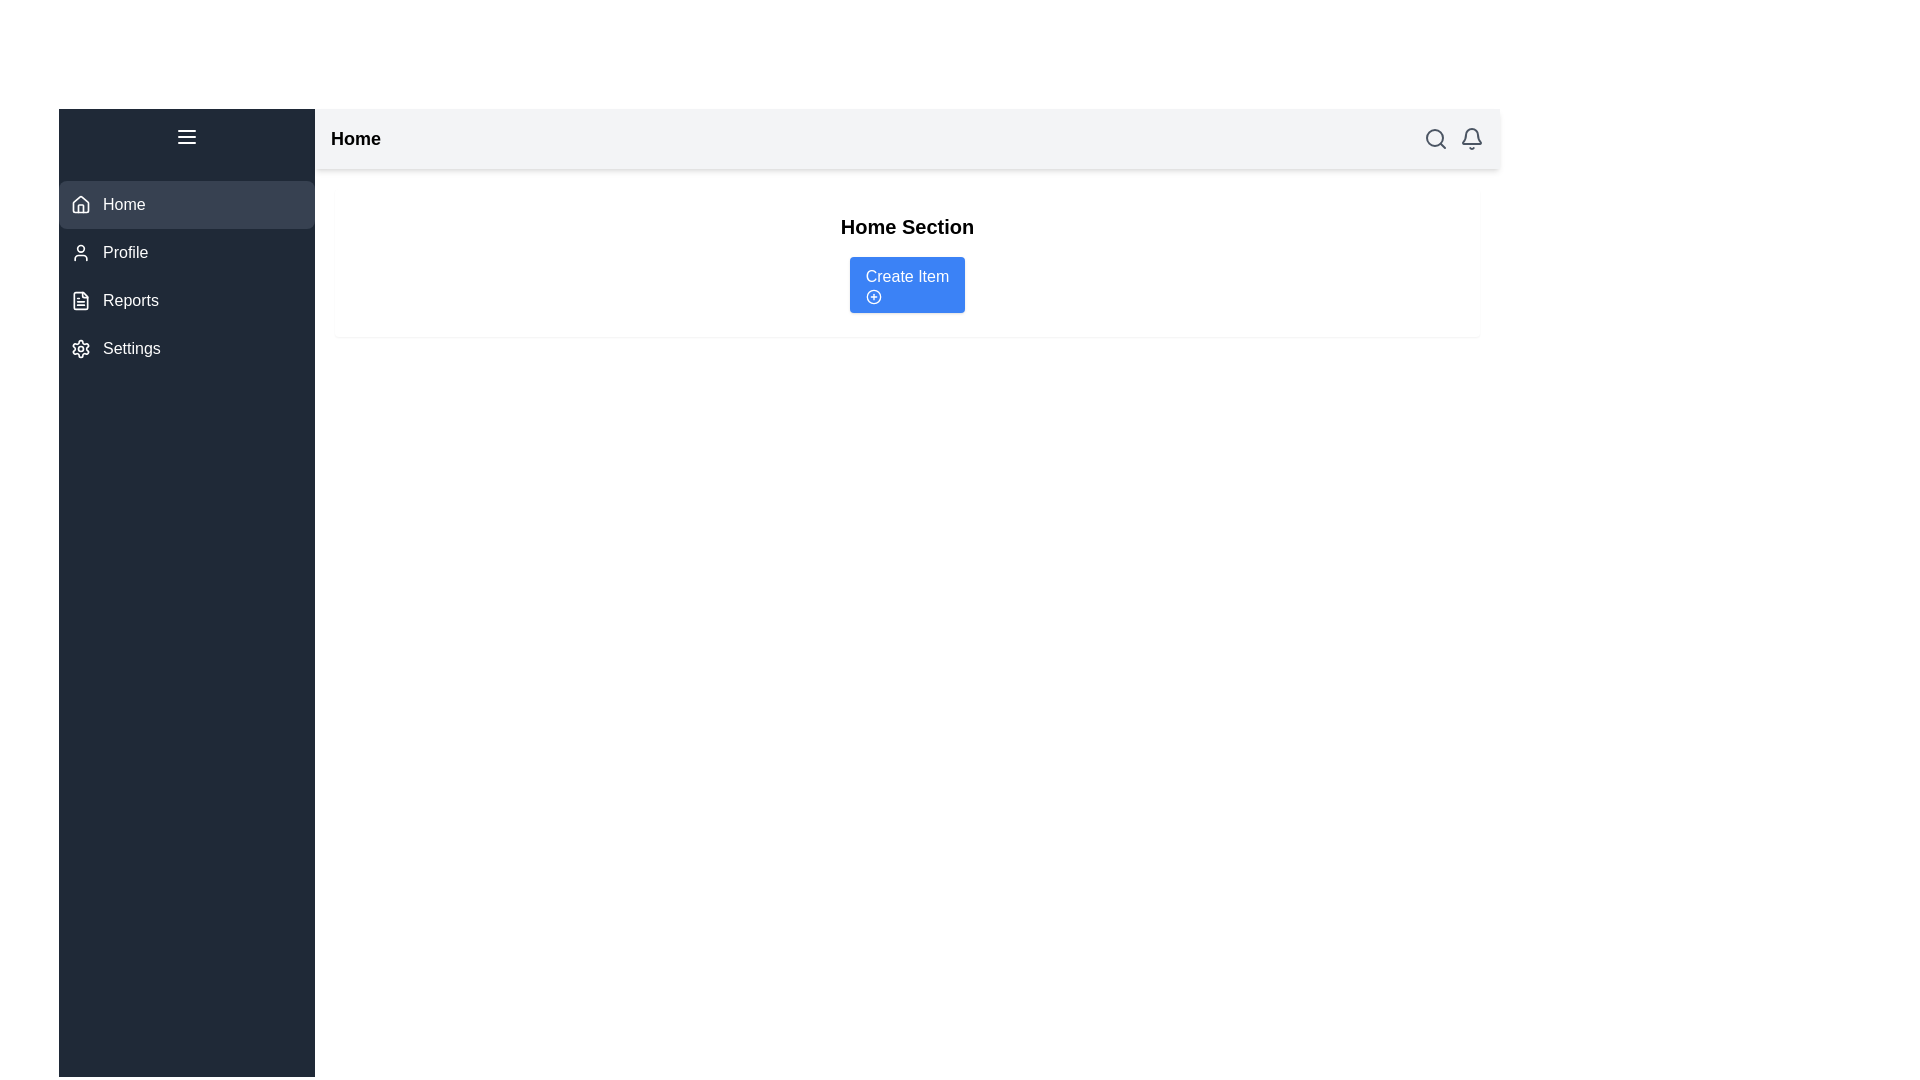  I want to click on the navigation menu item located in the sidebar to switch between different application views or sections, so click(187, 239).